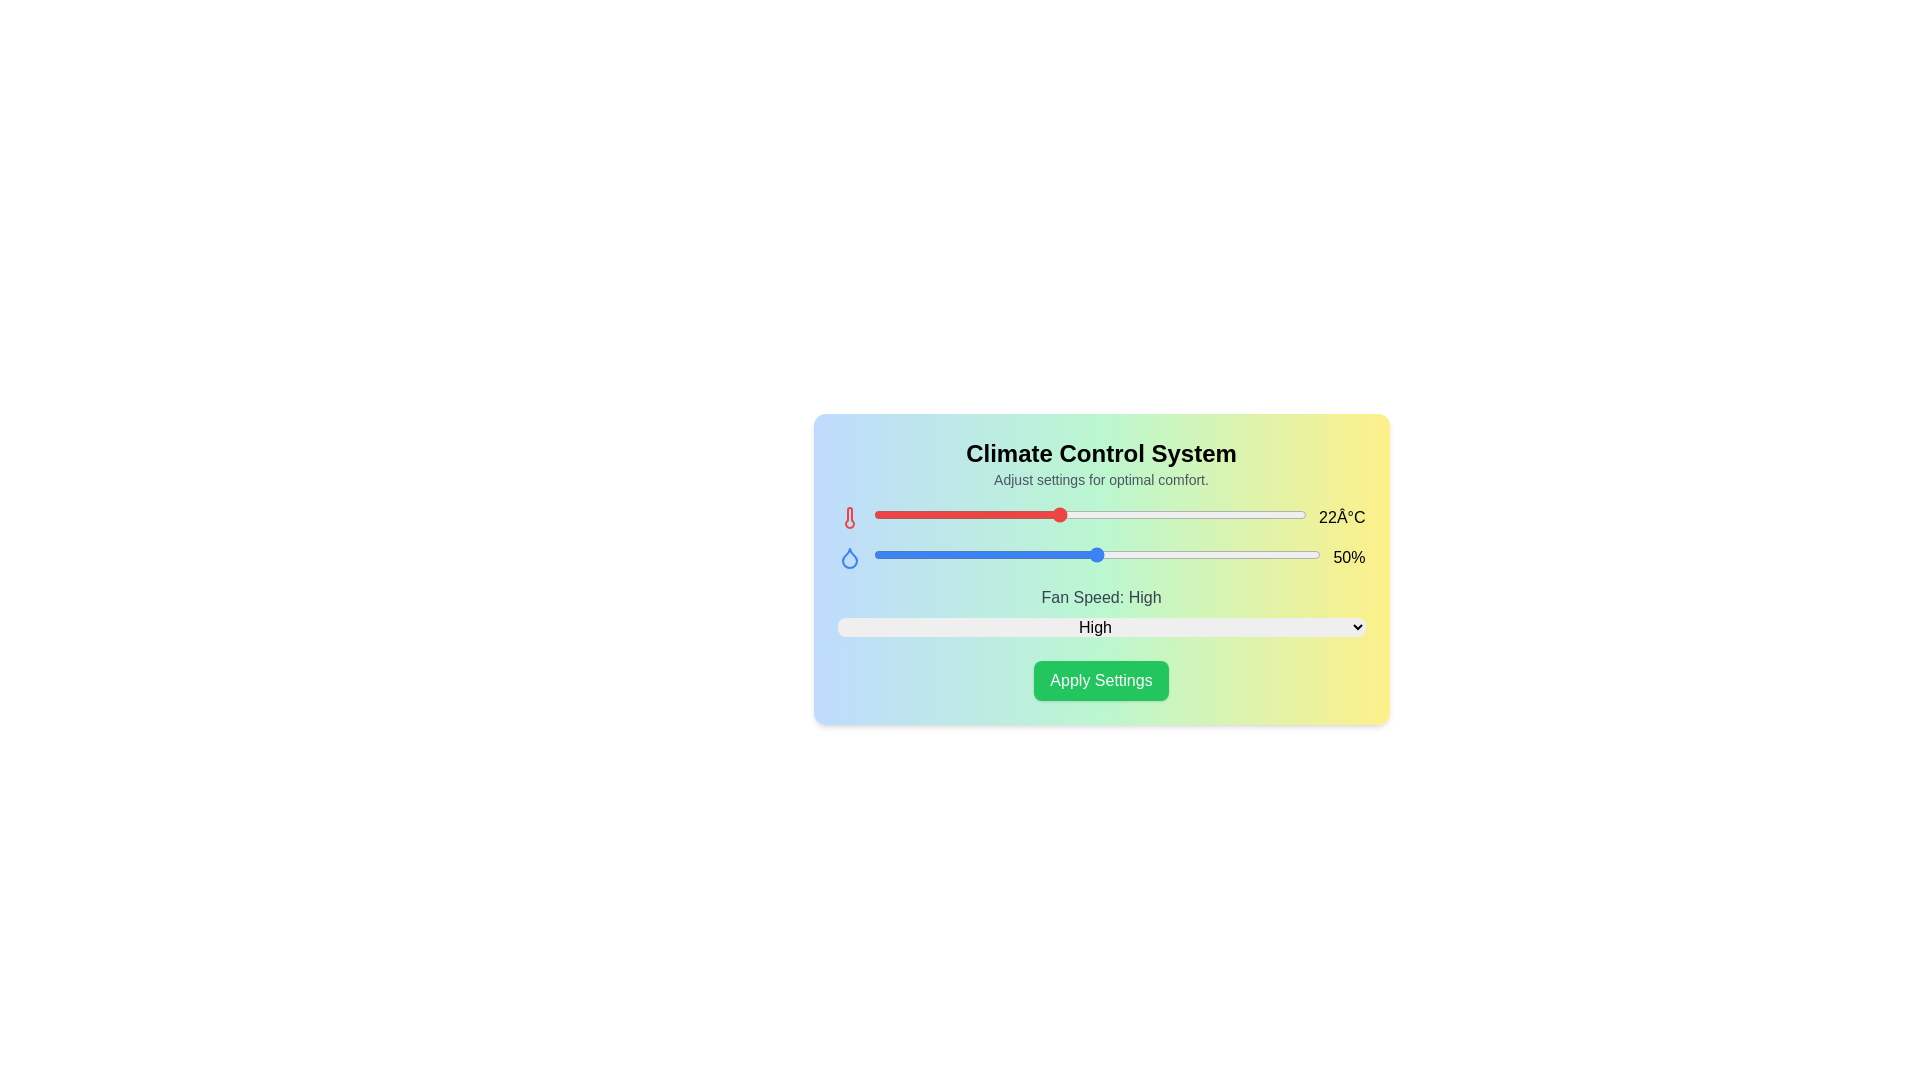 This screenshot has width=1920, height=1080. I want to click on the temperature slider to 17 degrees Celsius, so click(903, 514).